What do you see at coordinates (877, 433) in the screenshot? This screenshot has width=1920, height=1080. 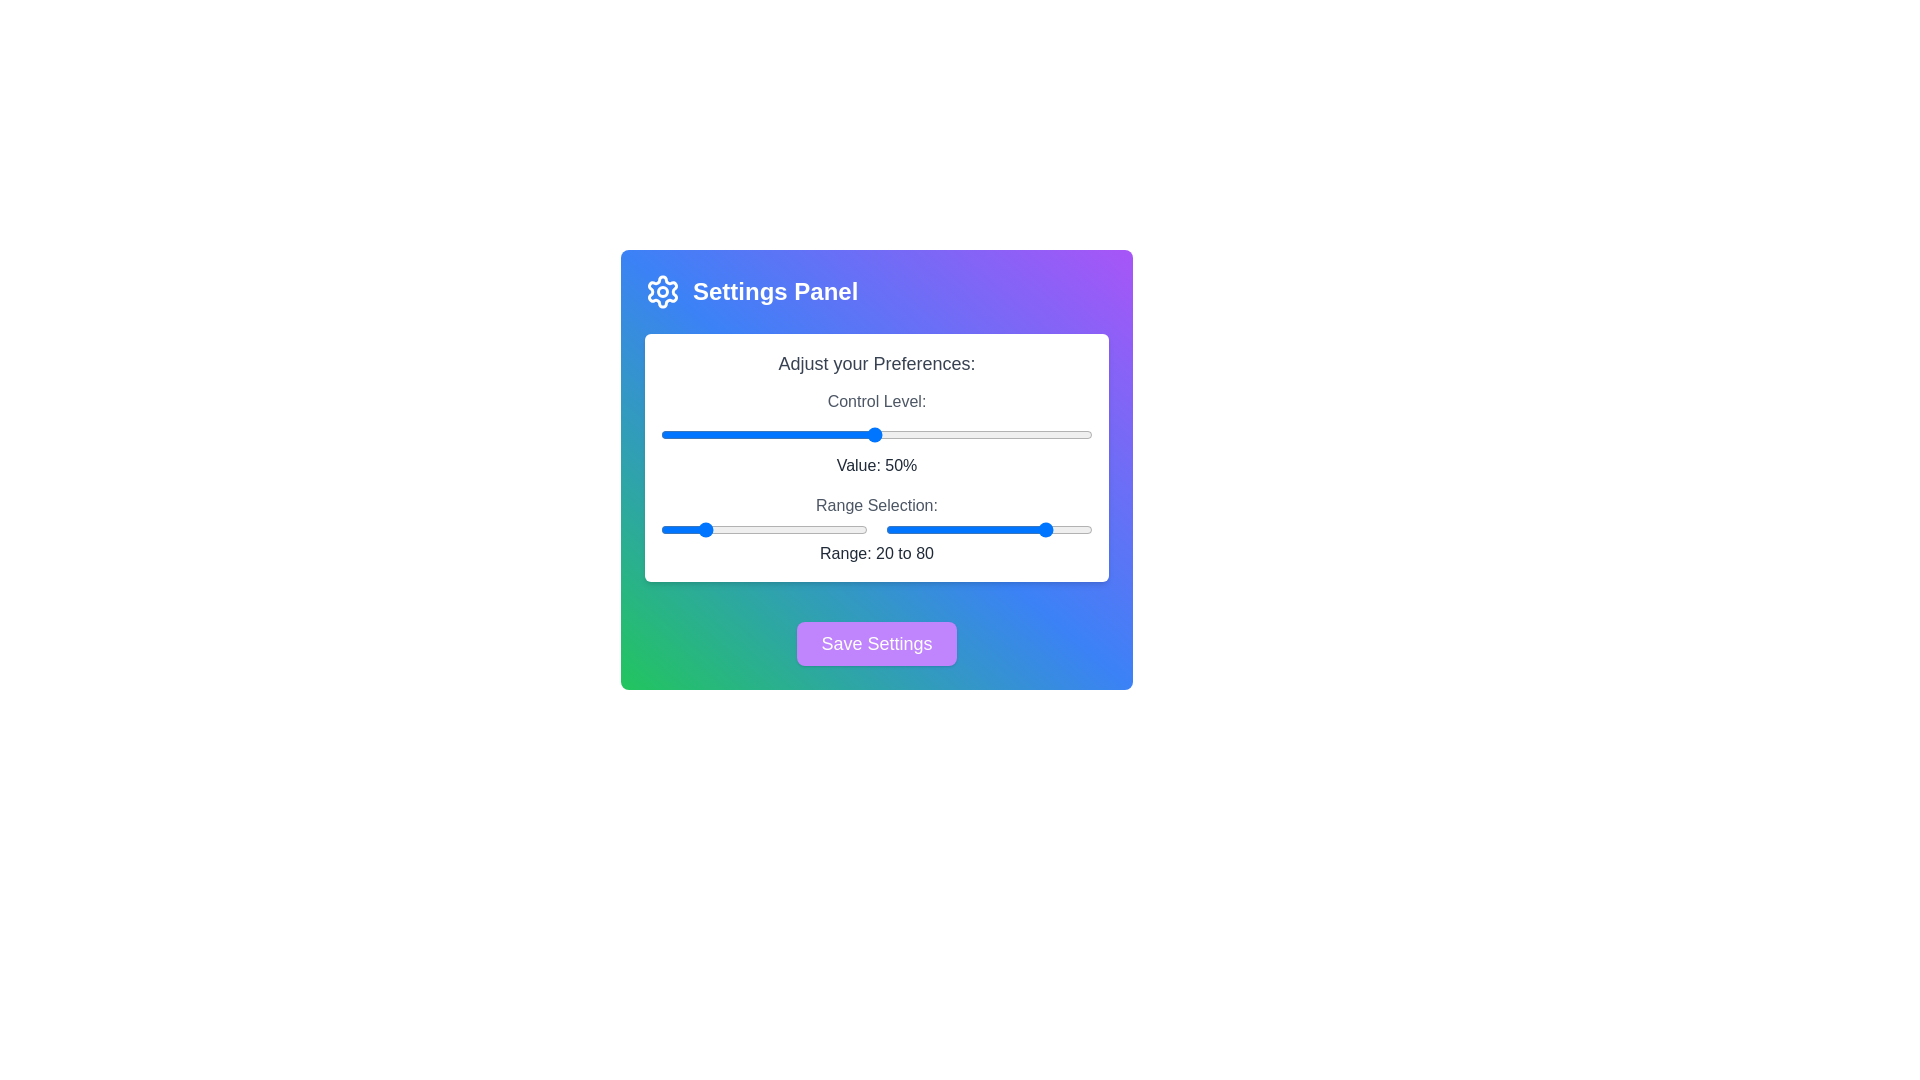 I see `the slider component labeled 'Control Level:'` at bounding box center [877, 433].